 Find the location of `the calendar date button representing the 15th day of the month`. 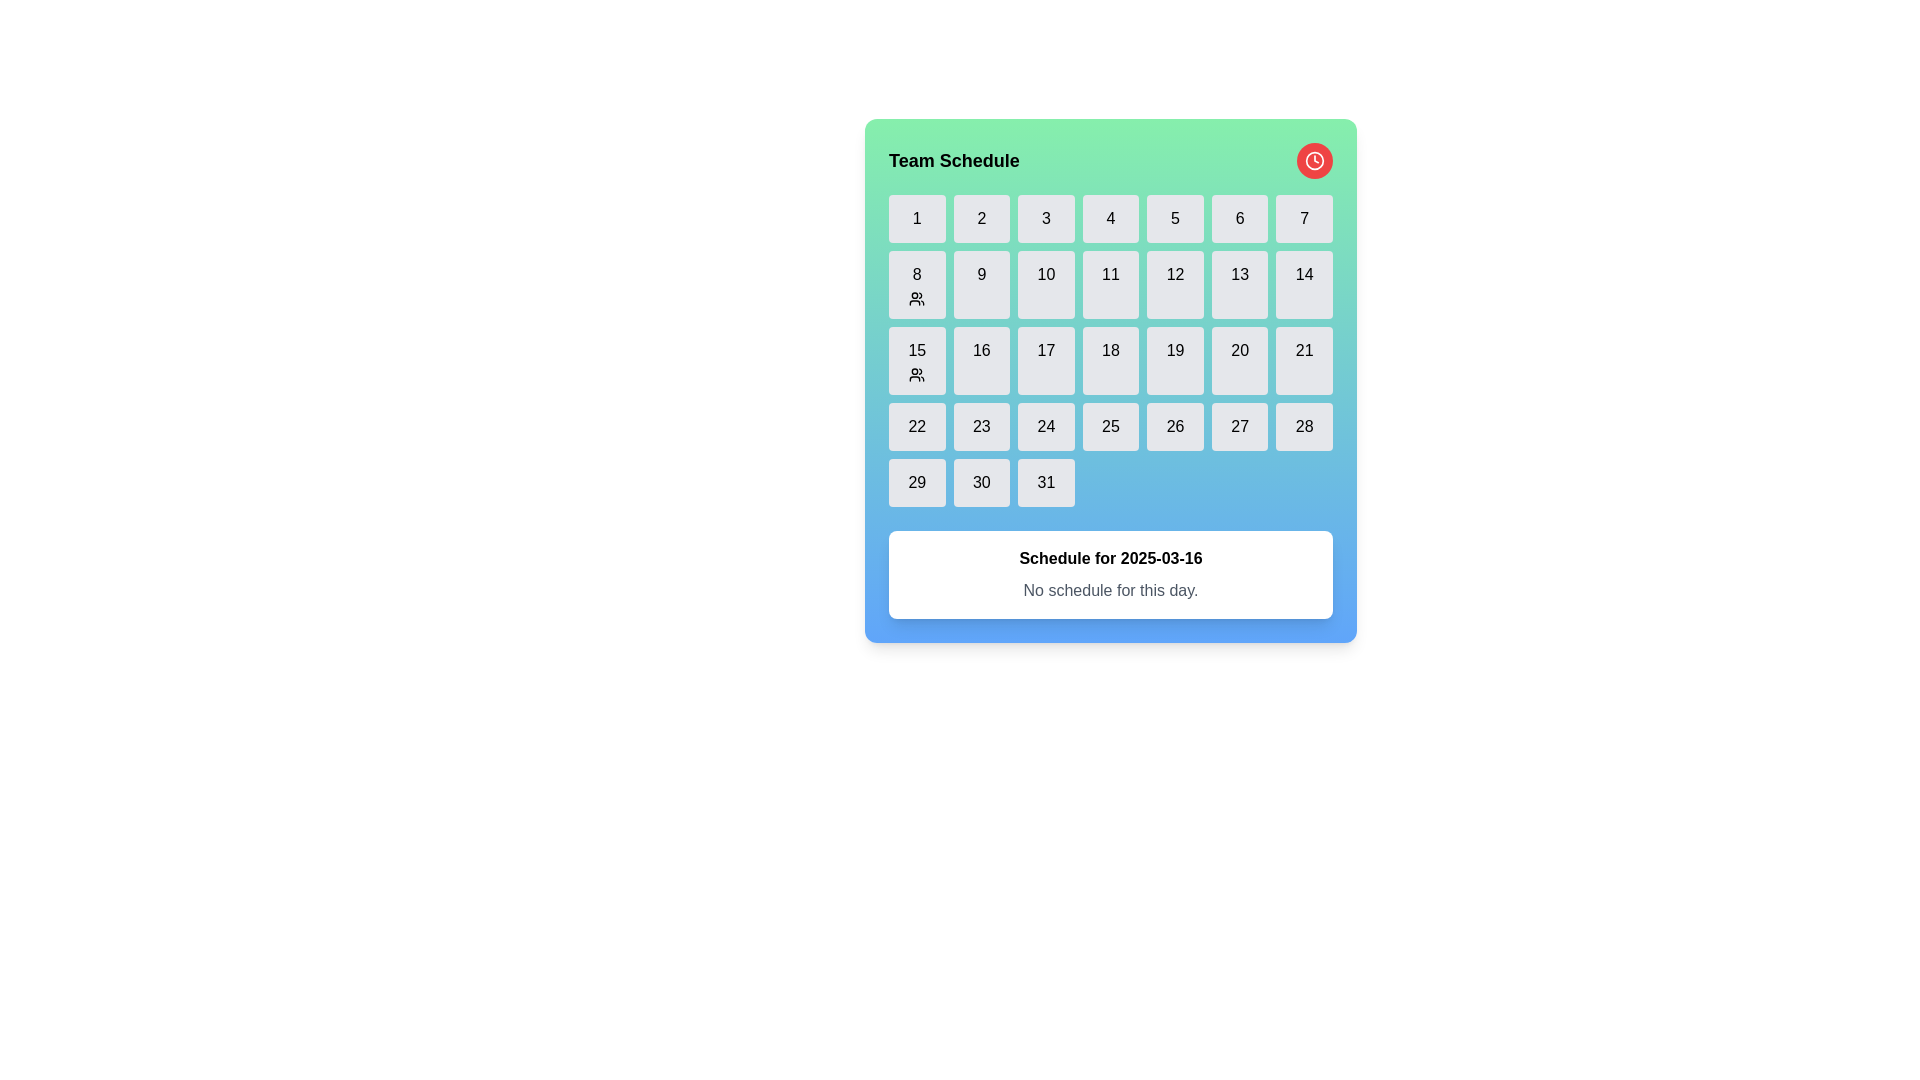

the calendar date button representing the 15th day of the month is located at coordinates (916, 361).